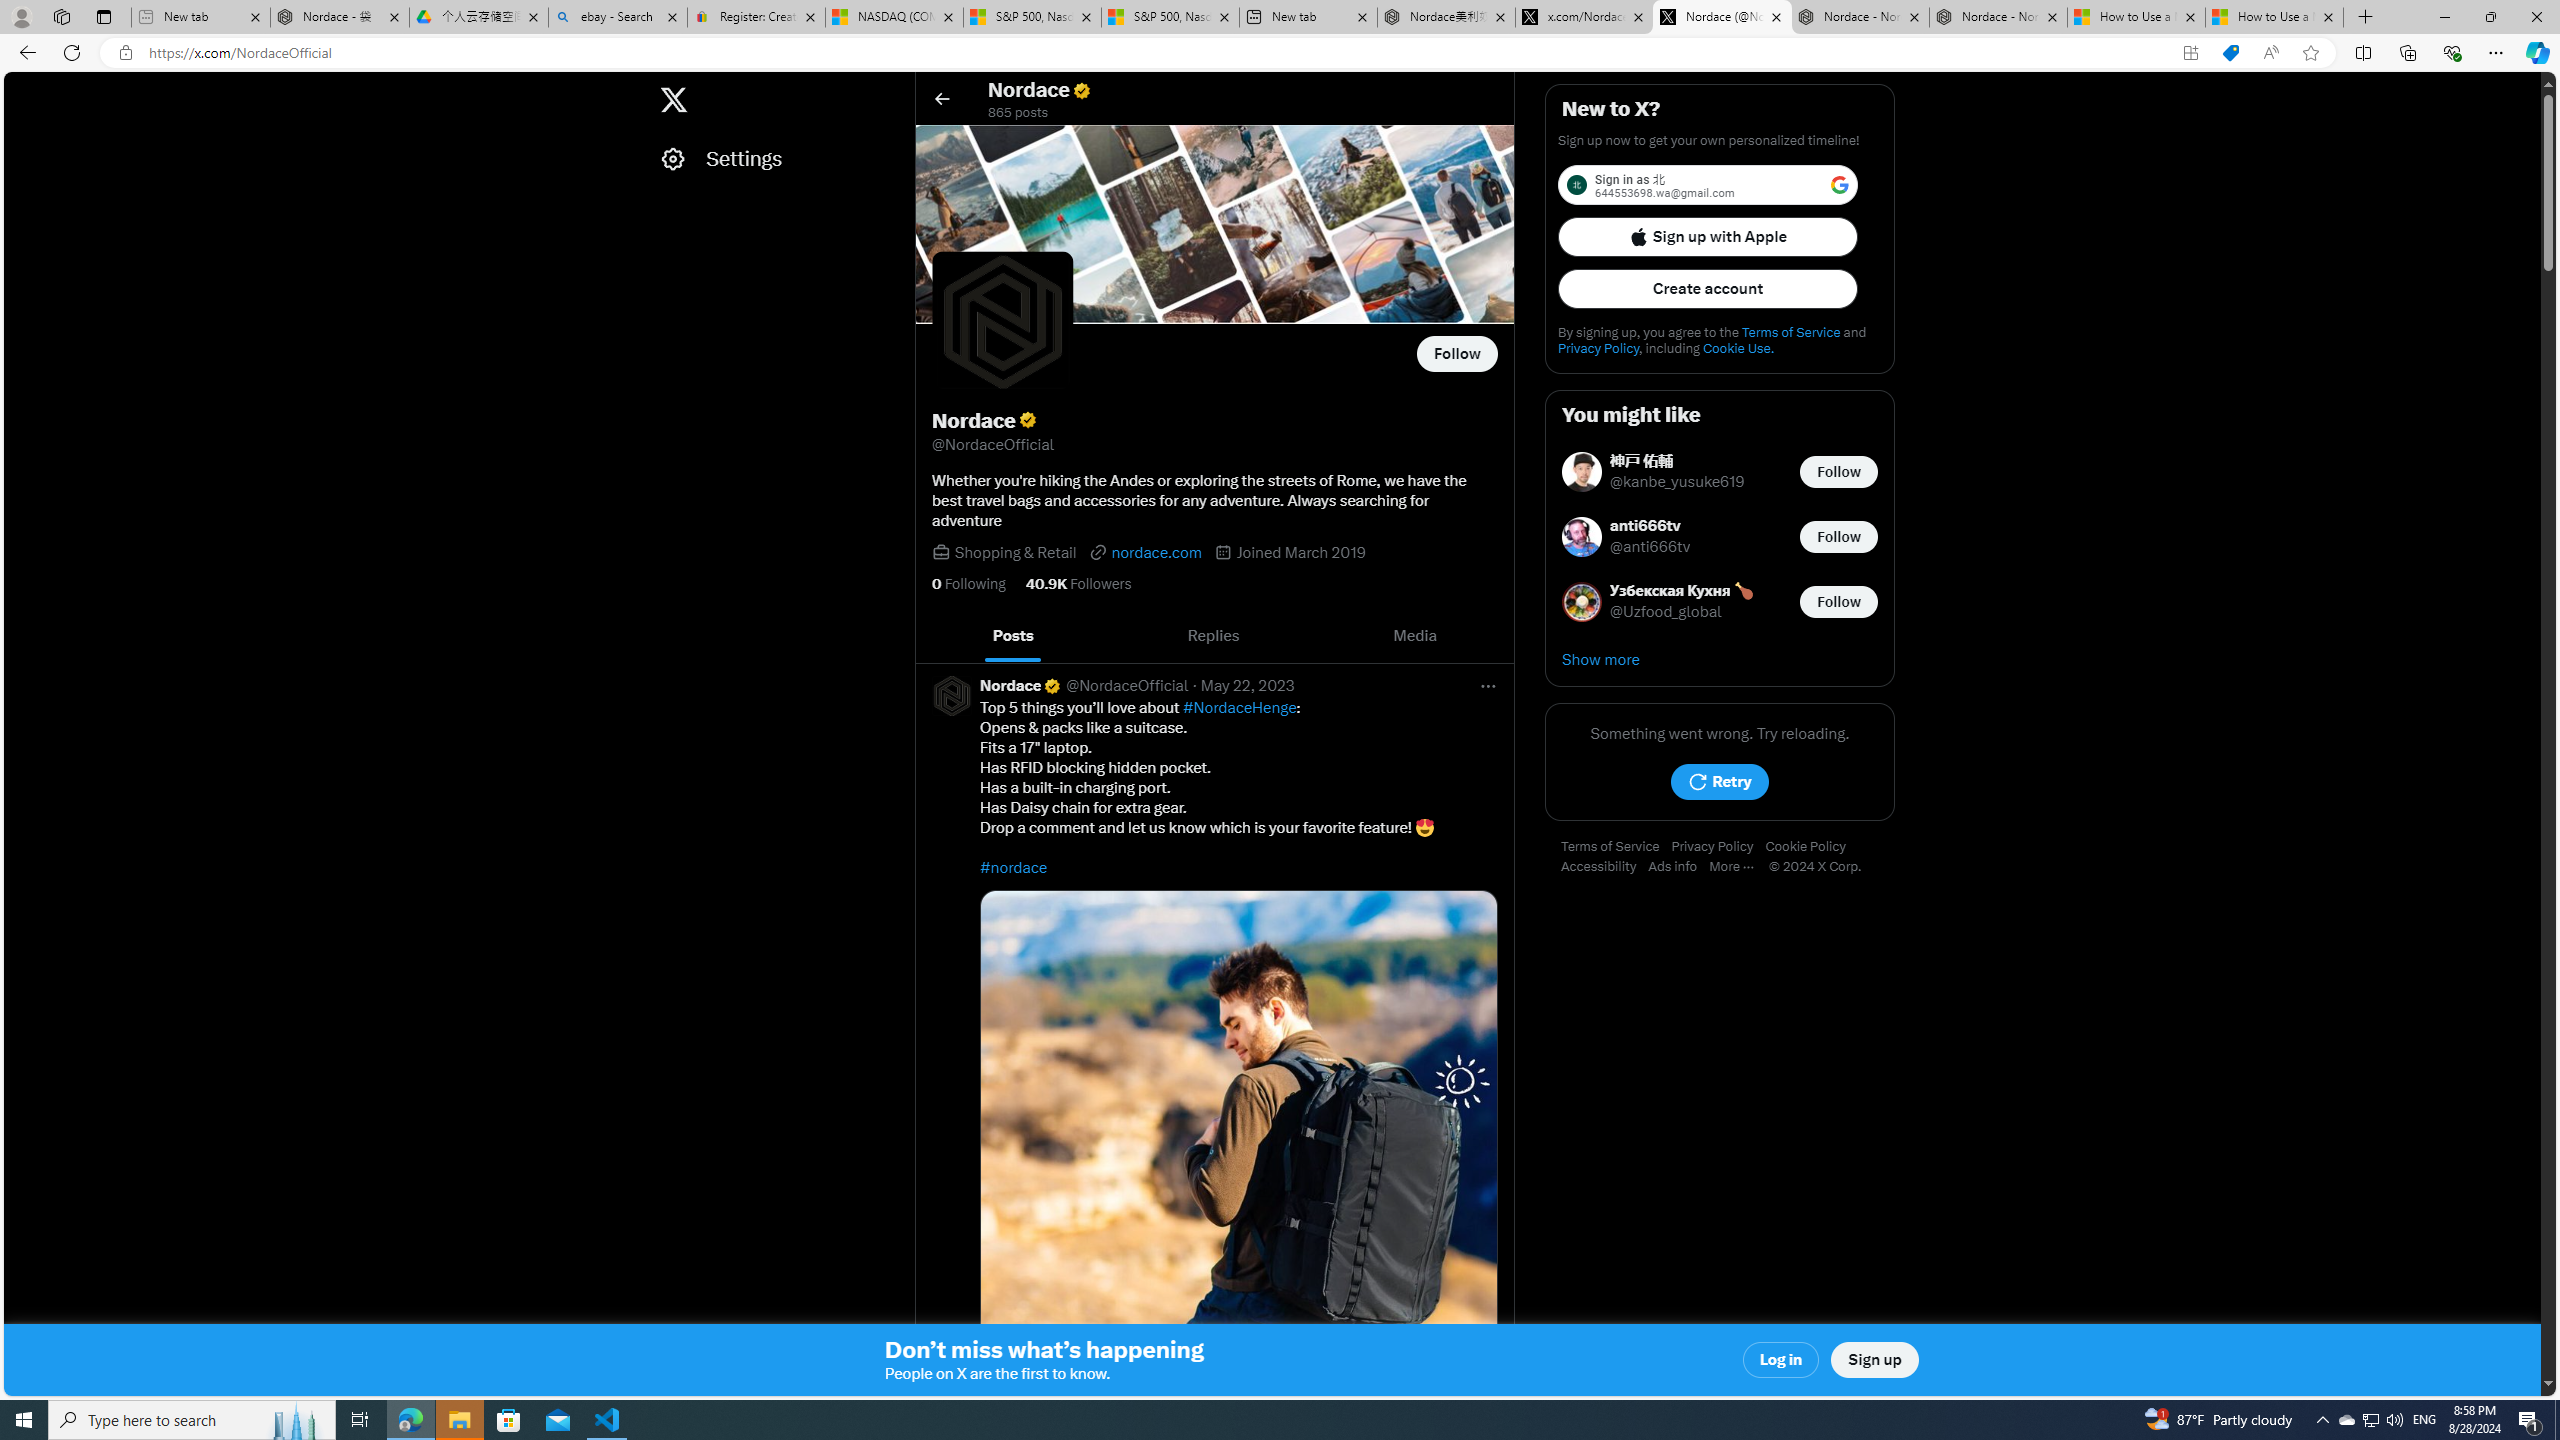 The width and height of the screenshot is (2560, 1440). I want to click on 'x.com/NordaceOfficial', so click(1583, 16).